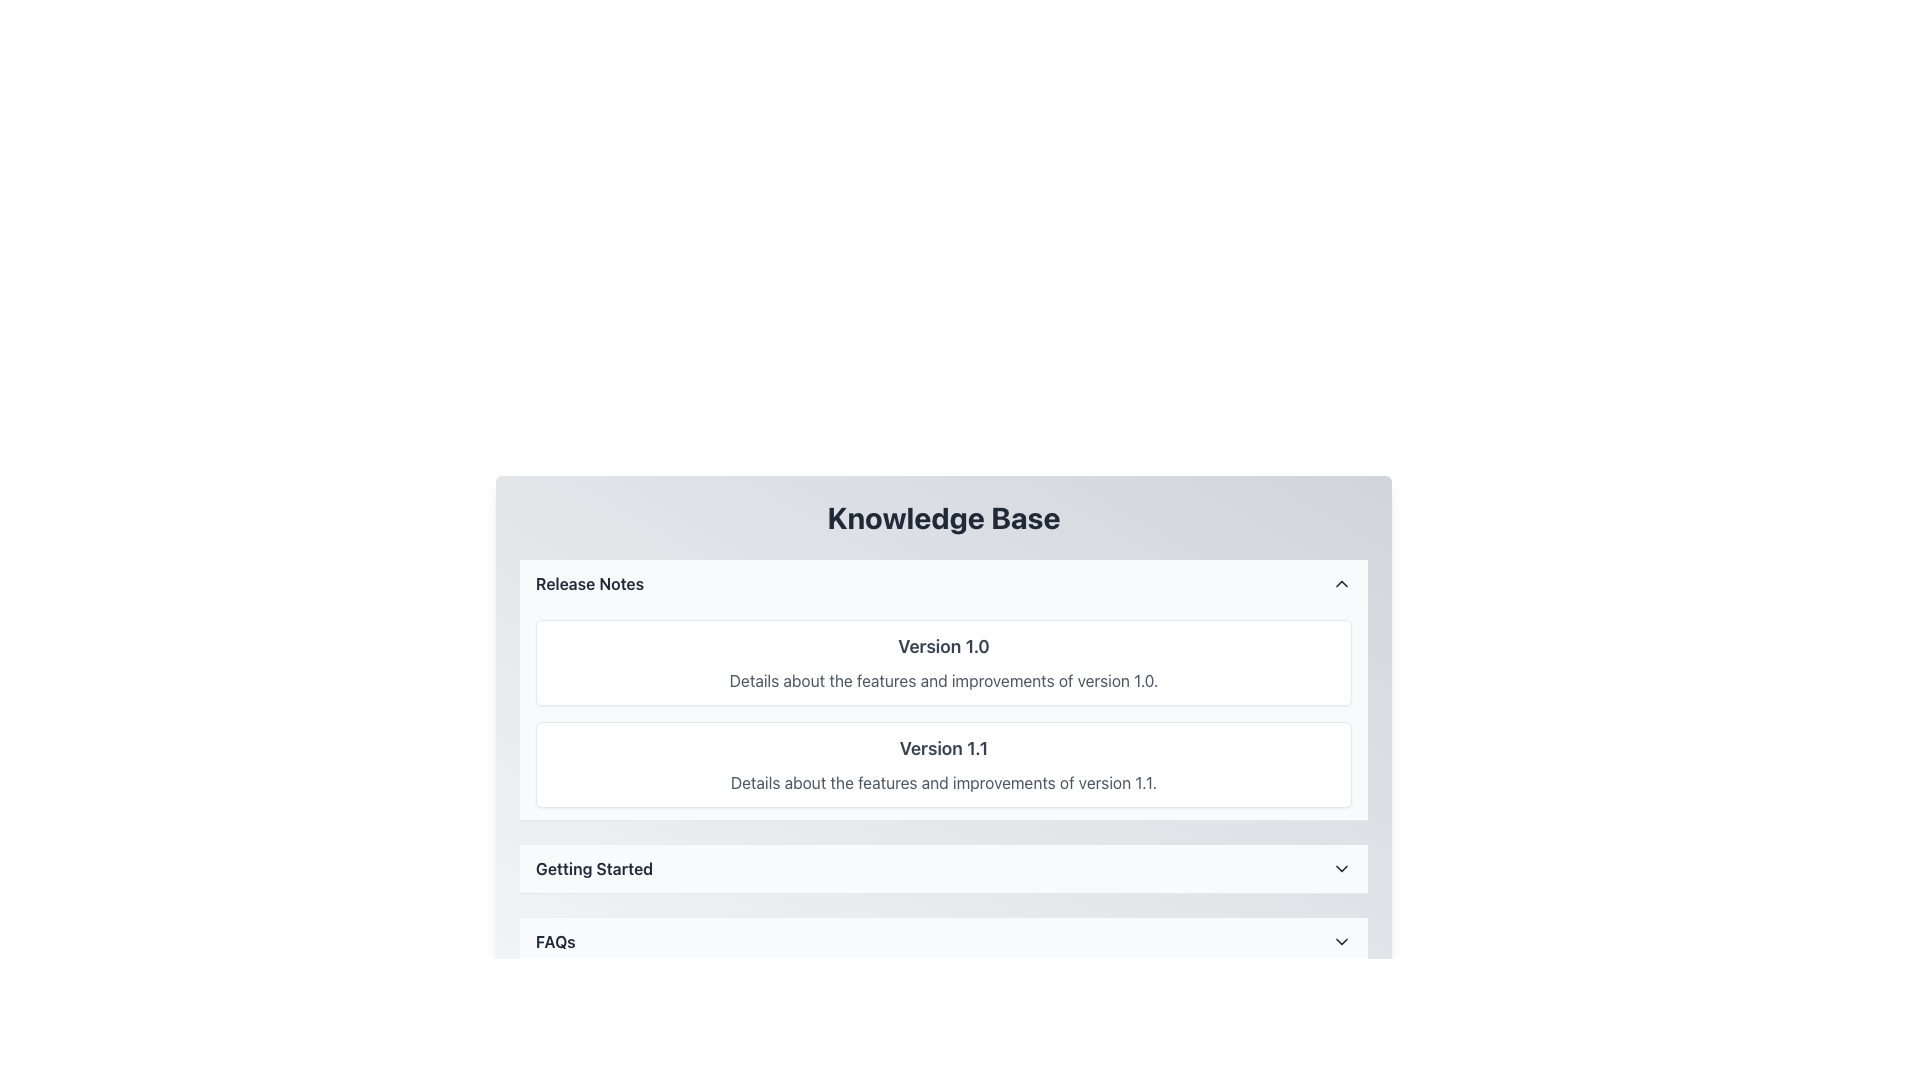 The height and width of the screenshot is (1080, 1920). Describe the element at coordinates (943, 712) in the screenshot. I see `the interactive versions within the Information Group located in the 'Release Notes' section, which contains two vertically aligned blocks of software version information` at that location.